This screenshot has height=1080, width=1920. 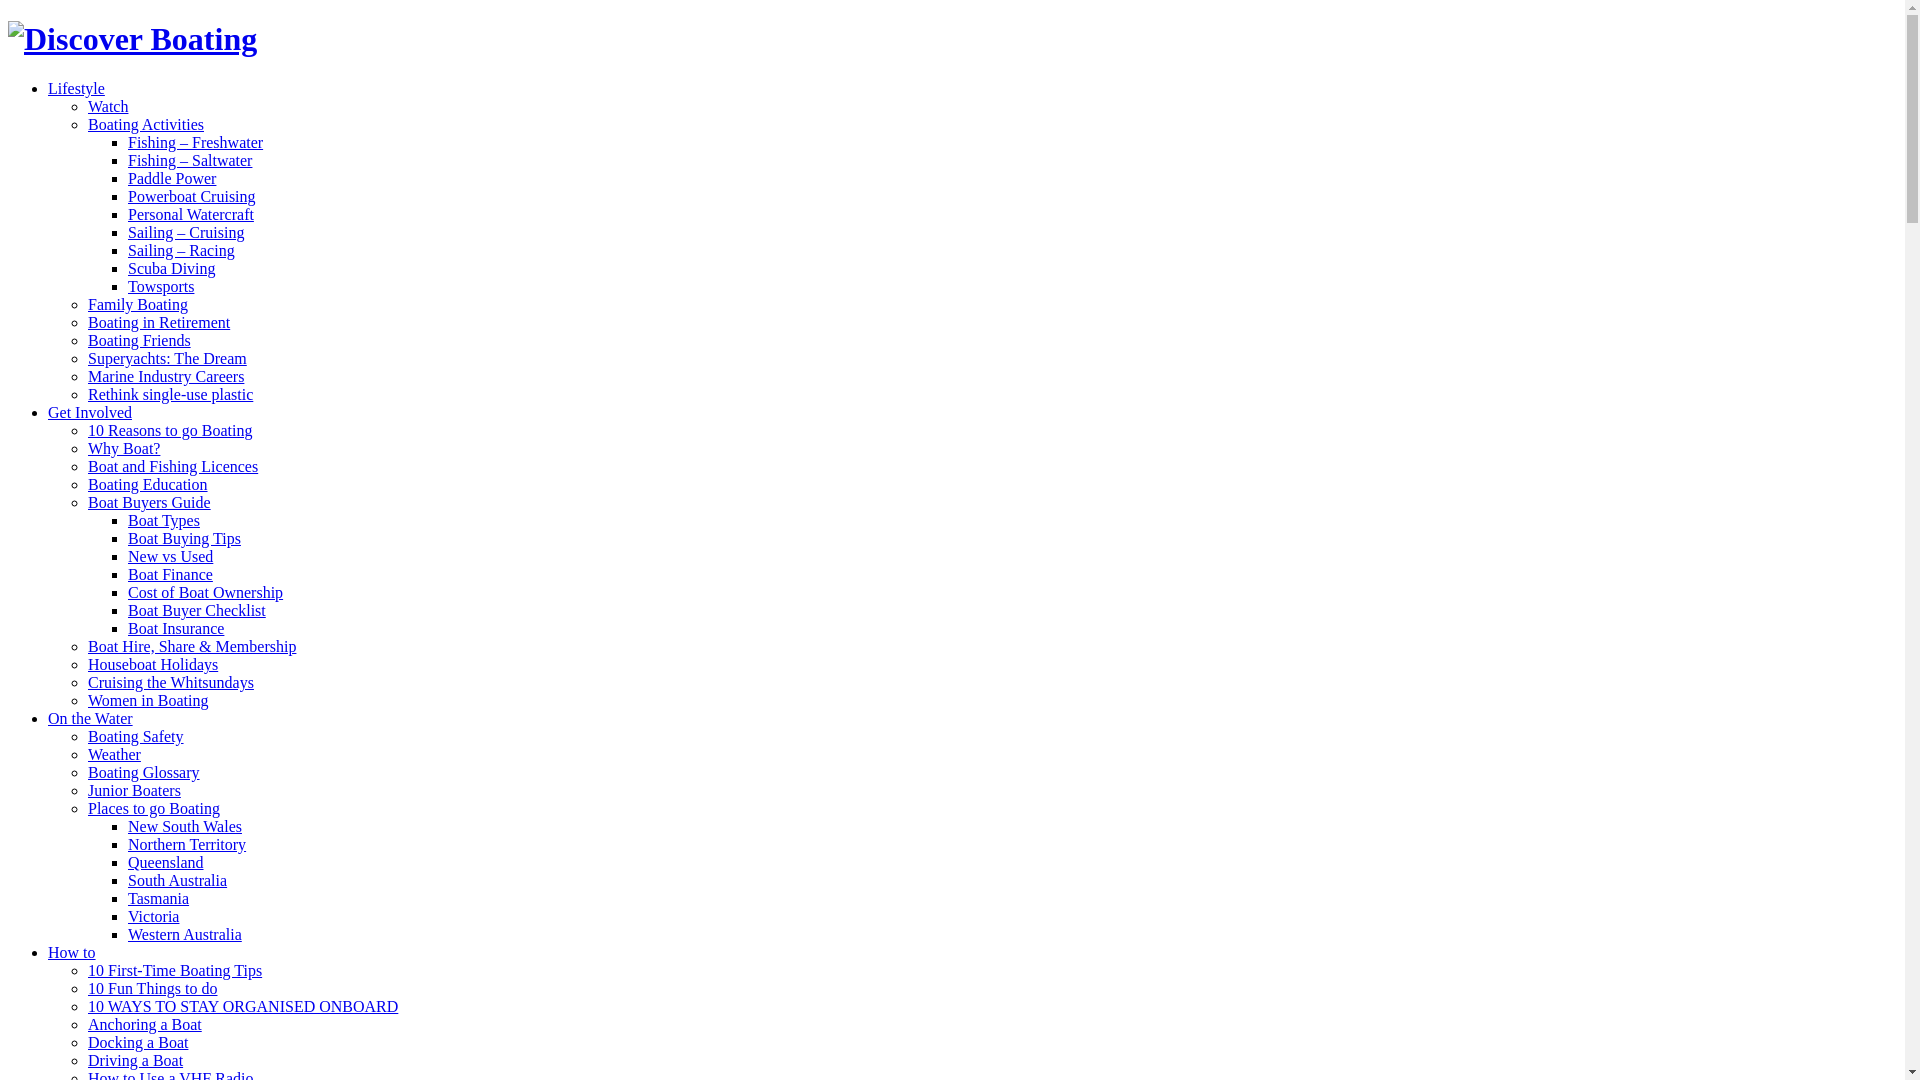 What do you see at coordinates (205, 591) in the screenshot?
I see `'Cost of Boat Ownership'` at bounding box center [205, 591].